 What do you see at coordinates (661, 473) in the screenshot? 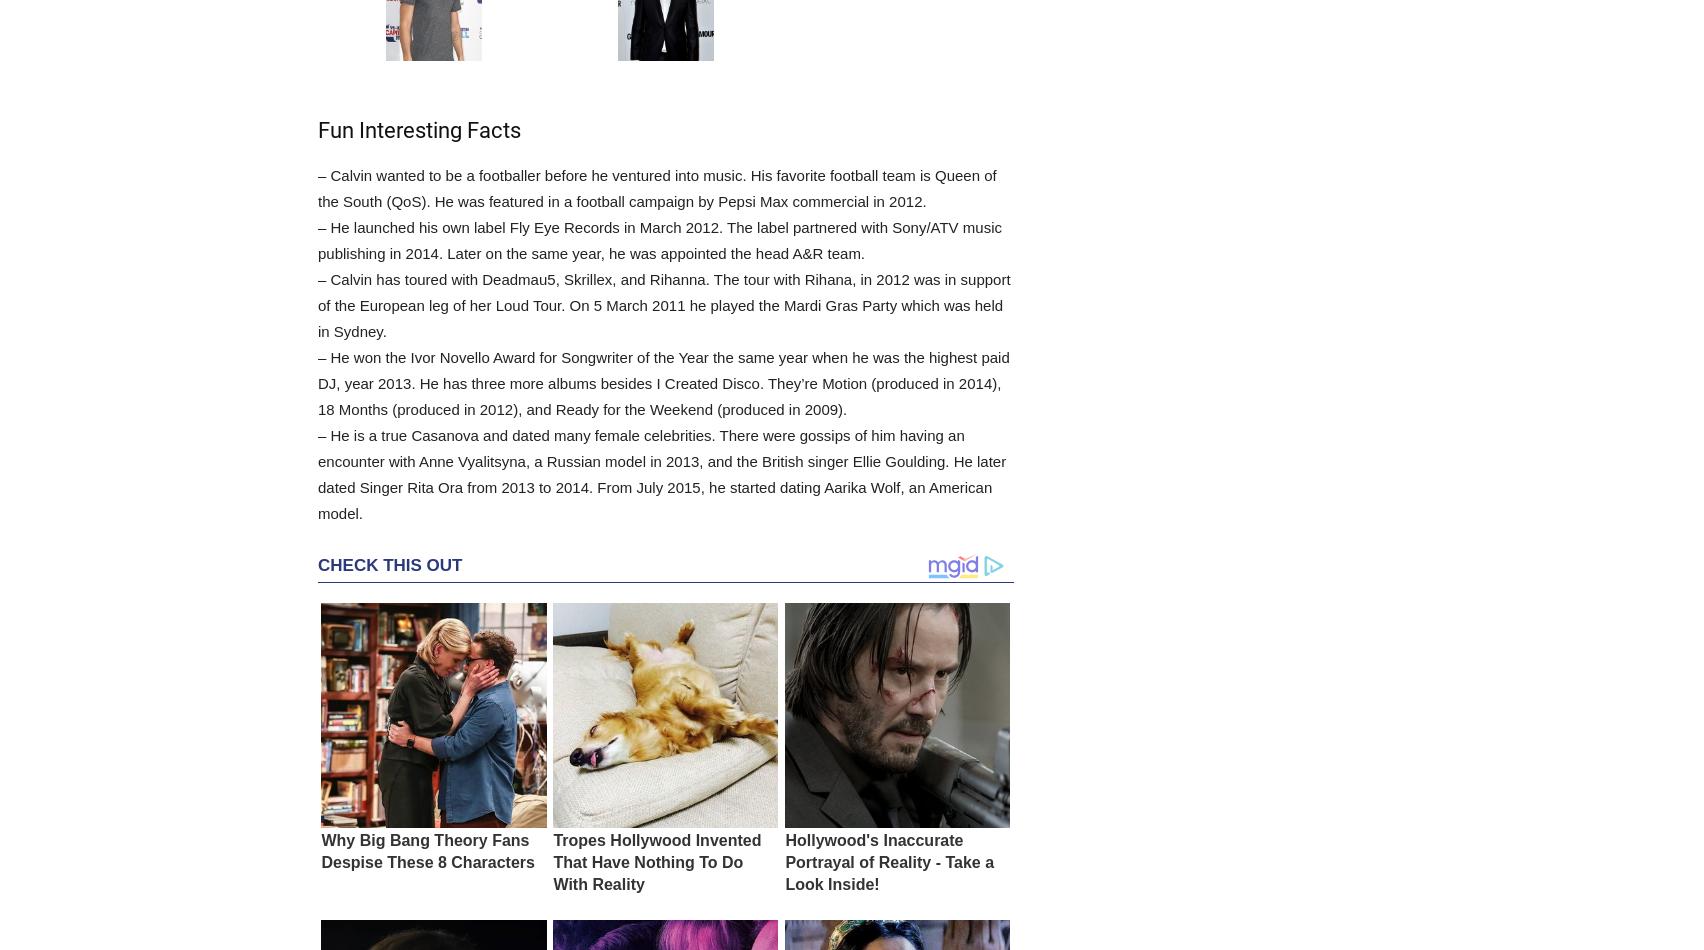
I see `'– He is a true Casanova and dated many female celebrities. There were gossips of him having an encounter with Anne Vyalitsyna, a Russian model in 2013, and the British singer Ellie Goulding. He later dated Singer Rita Ora from 2013 to 2014. From July 2015, he started dating Aarika Wolf, an American model.'` at bounding box center [661, 473].